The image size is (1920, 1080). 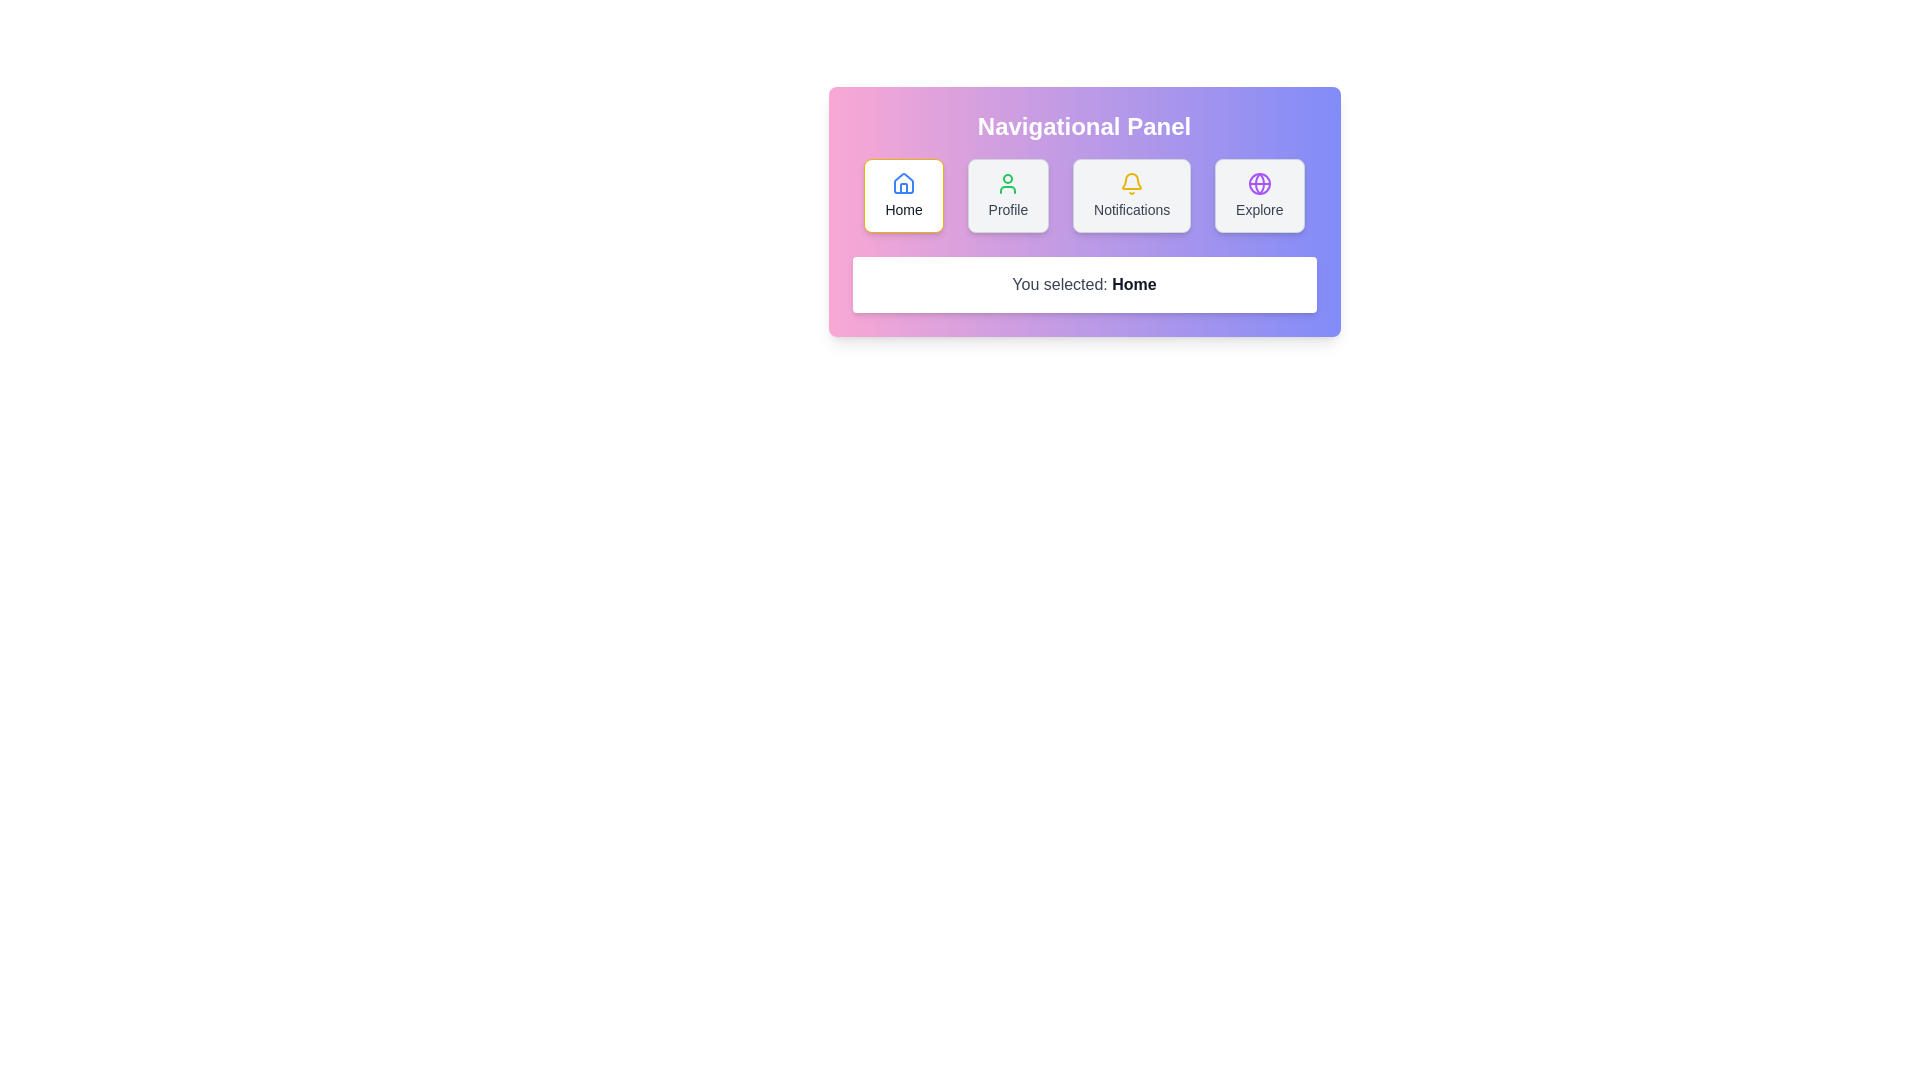 What do you see at coordinates (1132, 181) in the screenshot?
I see `the lower section of the bell-shaped icon in the 'Notifications' button, which is the third button from the left in the top row of the navigation panel` at bounding box center [1132, 181].